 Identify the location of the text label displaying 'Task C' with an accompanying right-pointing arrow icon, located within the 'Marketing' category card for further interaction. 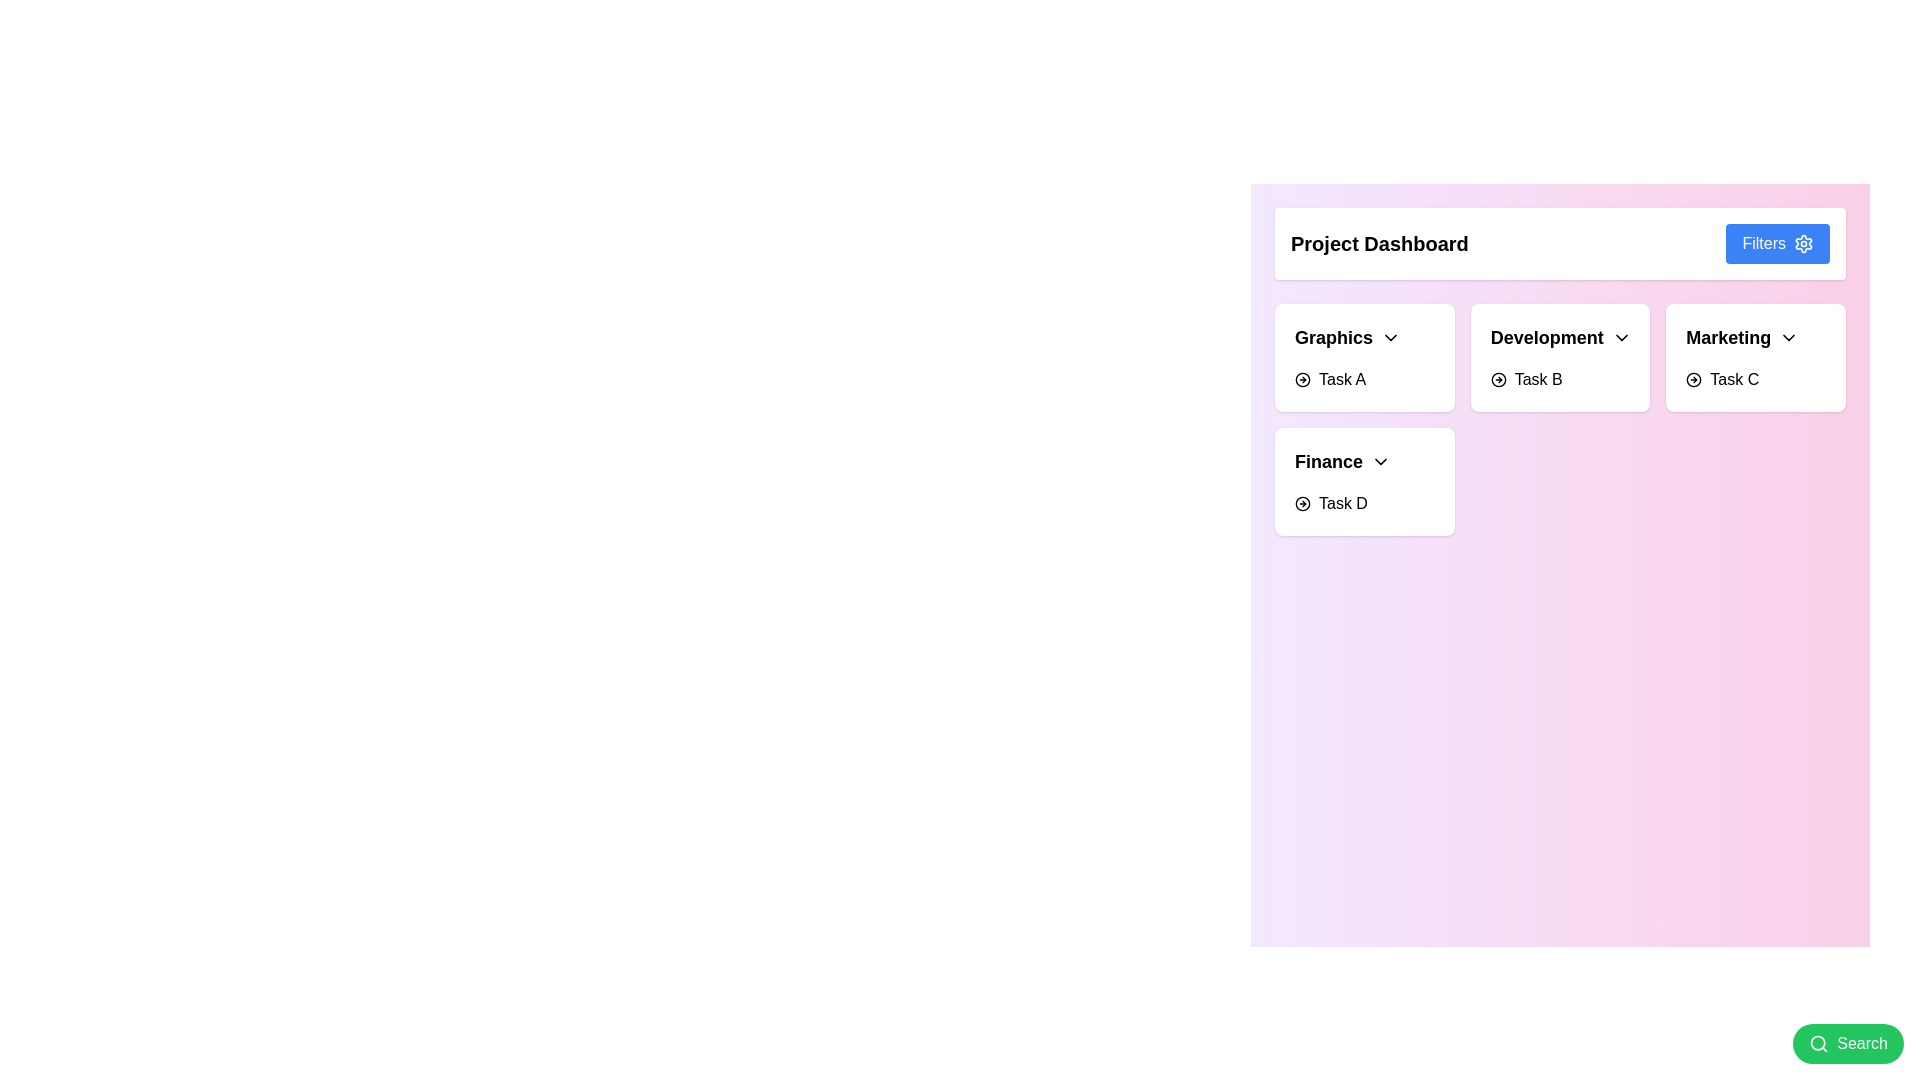
(1721, 380).